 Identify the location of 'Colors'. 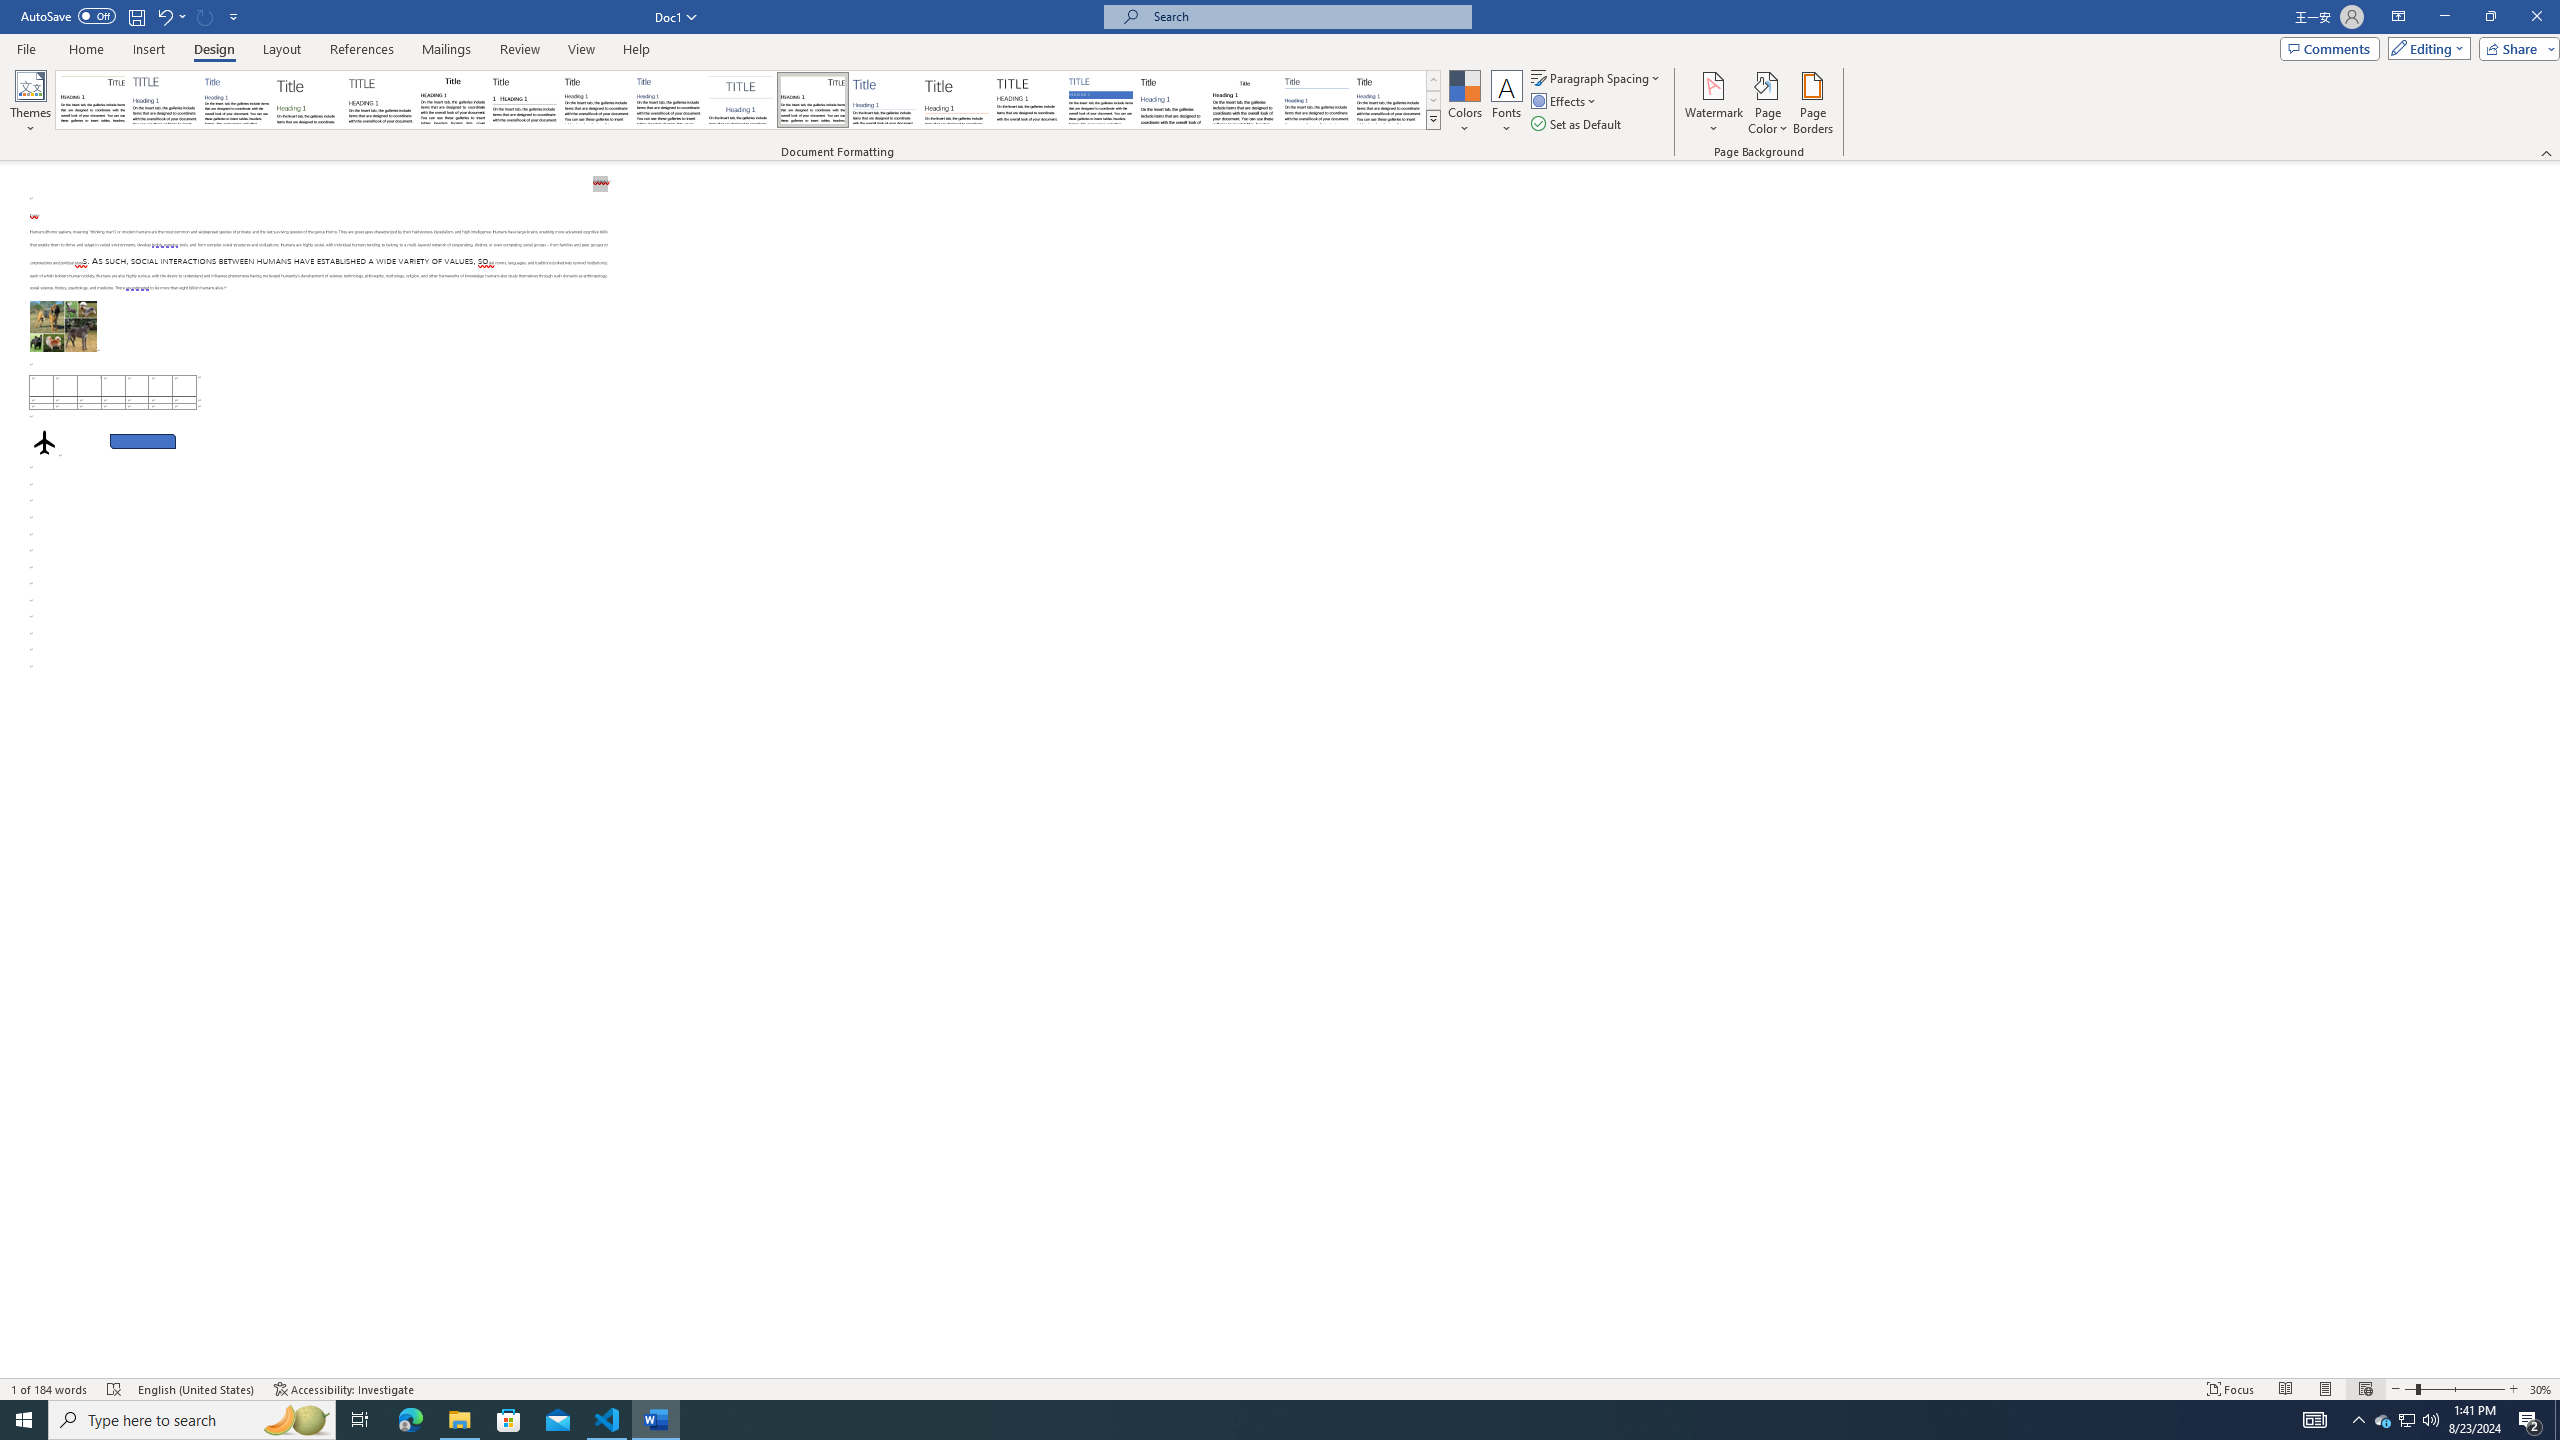
(1463, 103).